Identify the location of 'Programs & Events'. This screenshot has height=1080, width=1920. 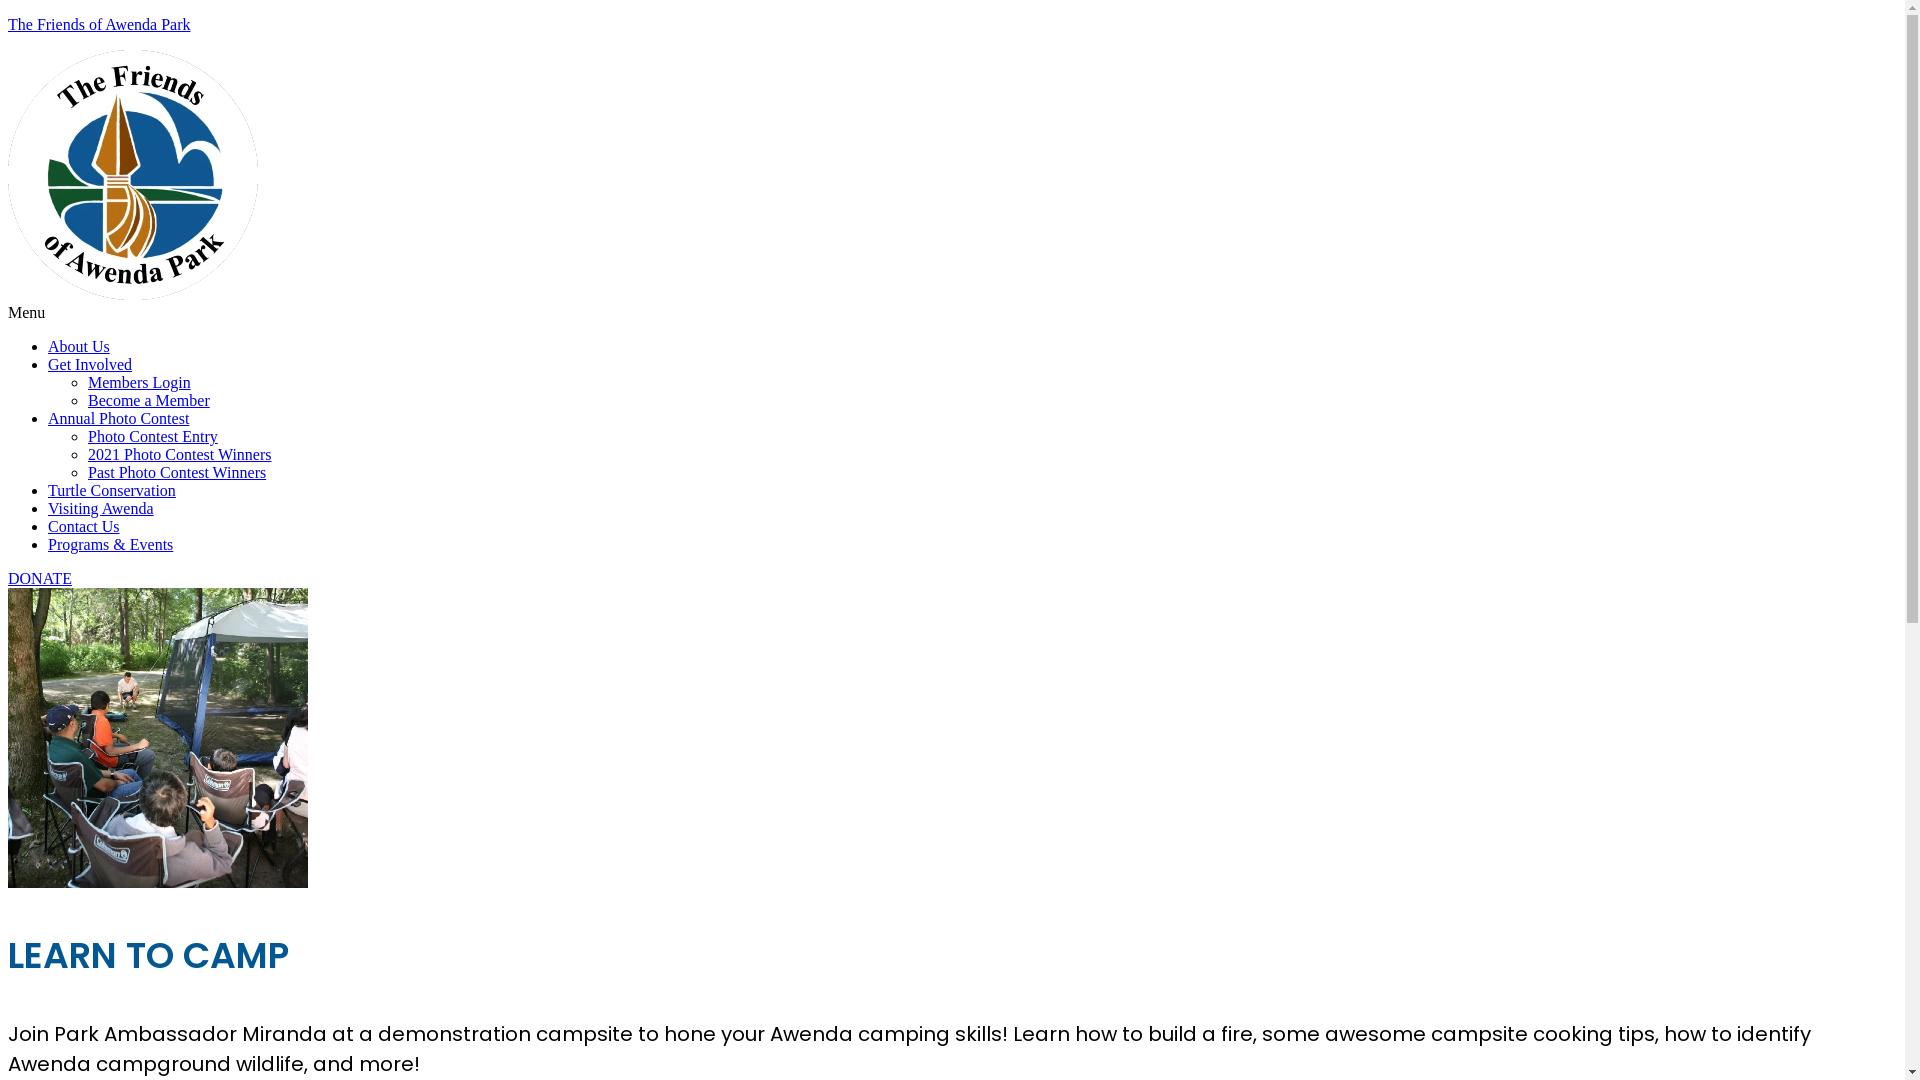
(109, 544).